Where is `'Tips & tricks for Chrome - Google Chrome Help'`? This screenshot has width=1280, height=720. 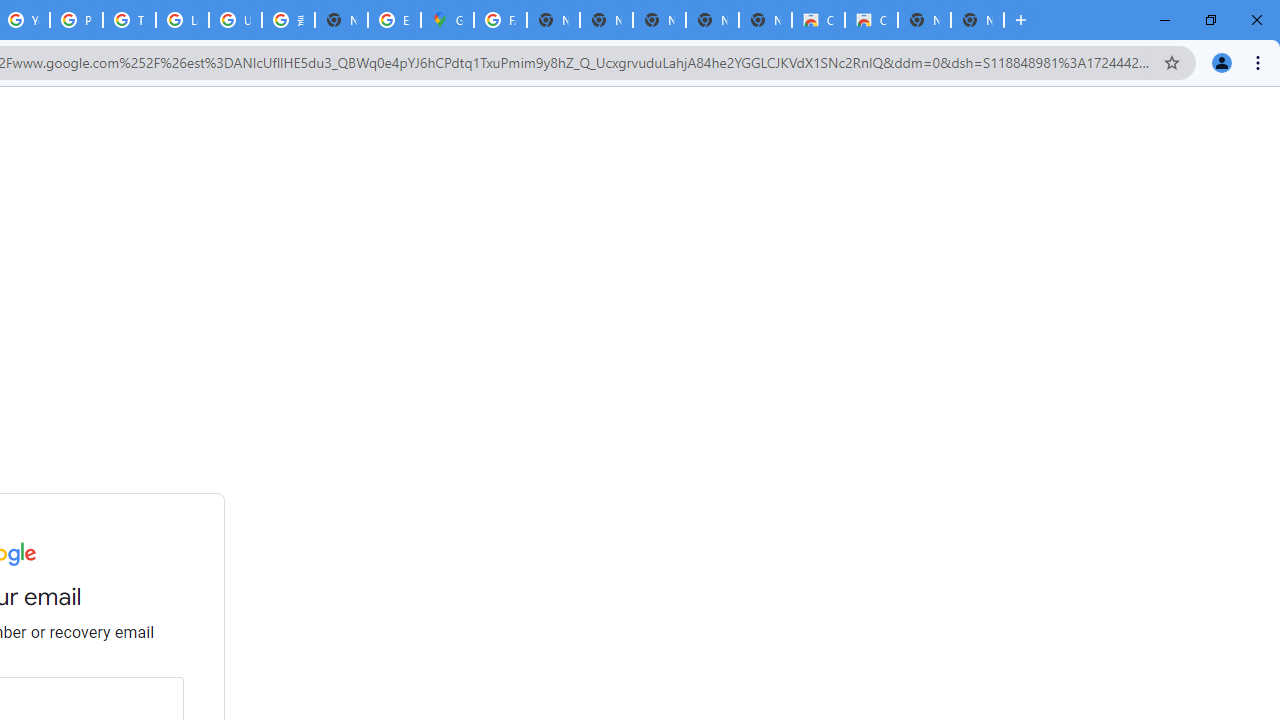 'Tips & tricks for Chrome - Google Chrome Help' is located at coordinates (128, 20).